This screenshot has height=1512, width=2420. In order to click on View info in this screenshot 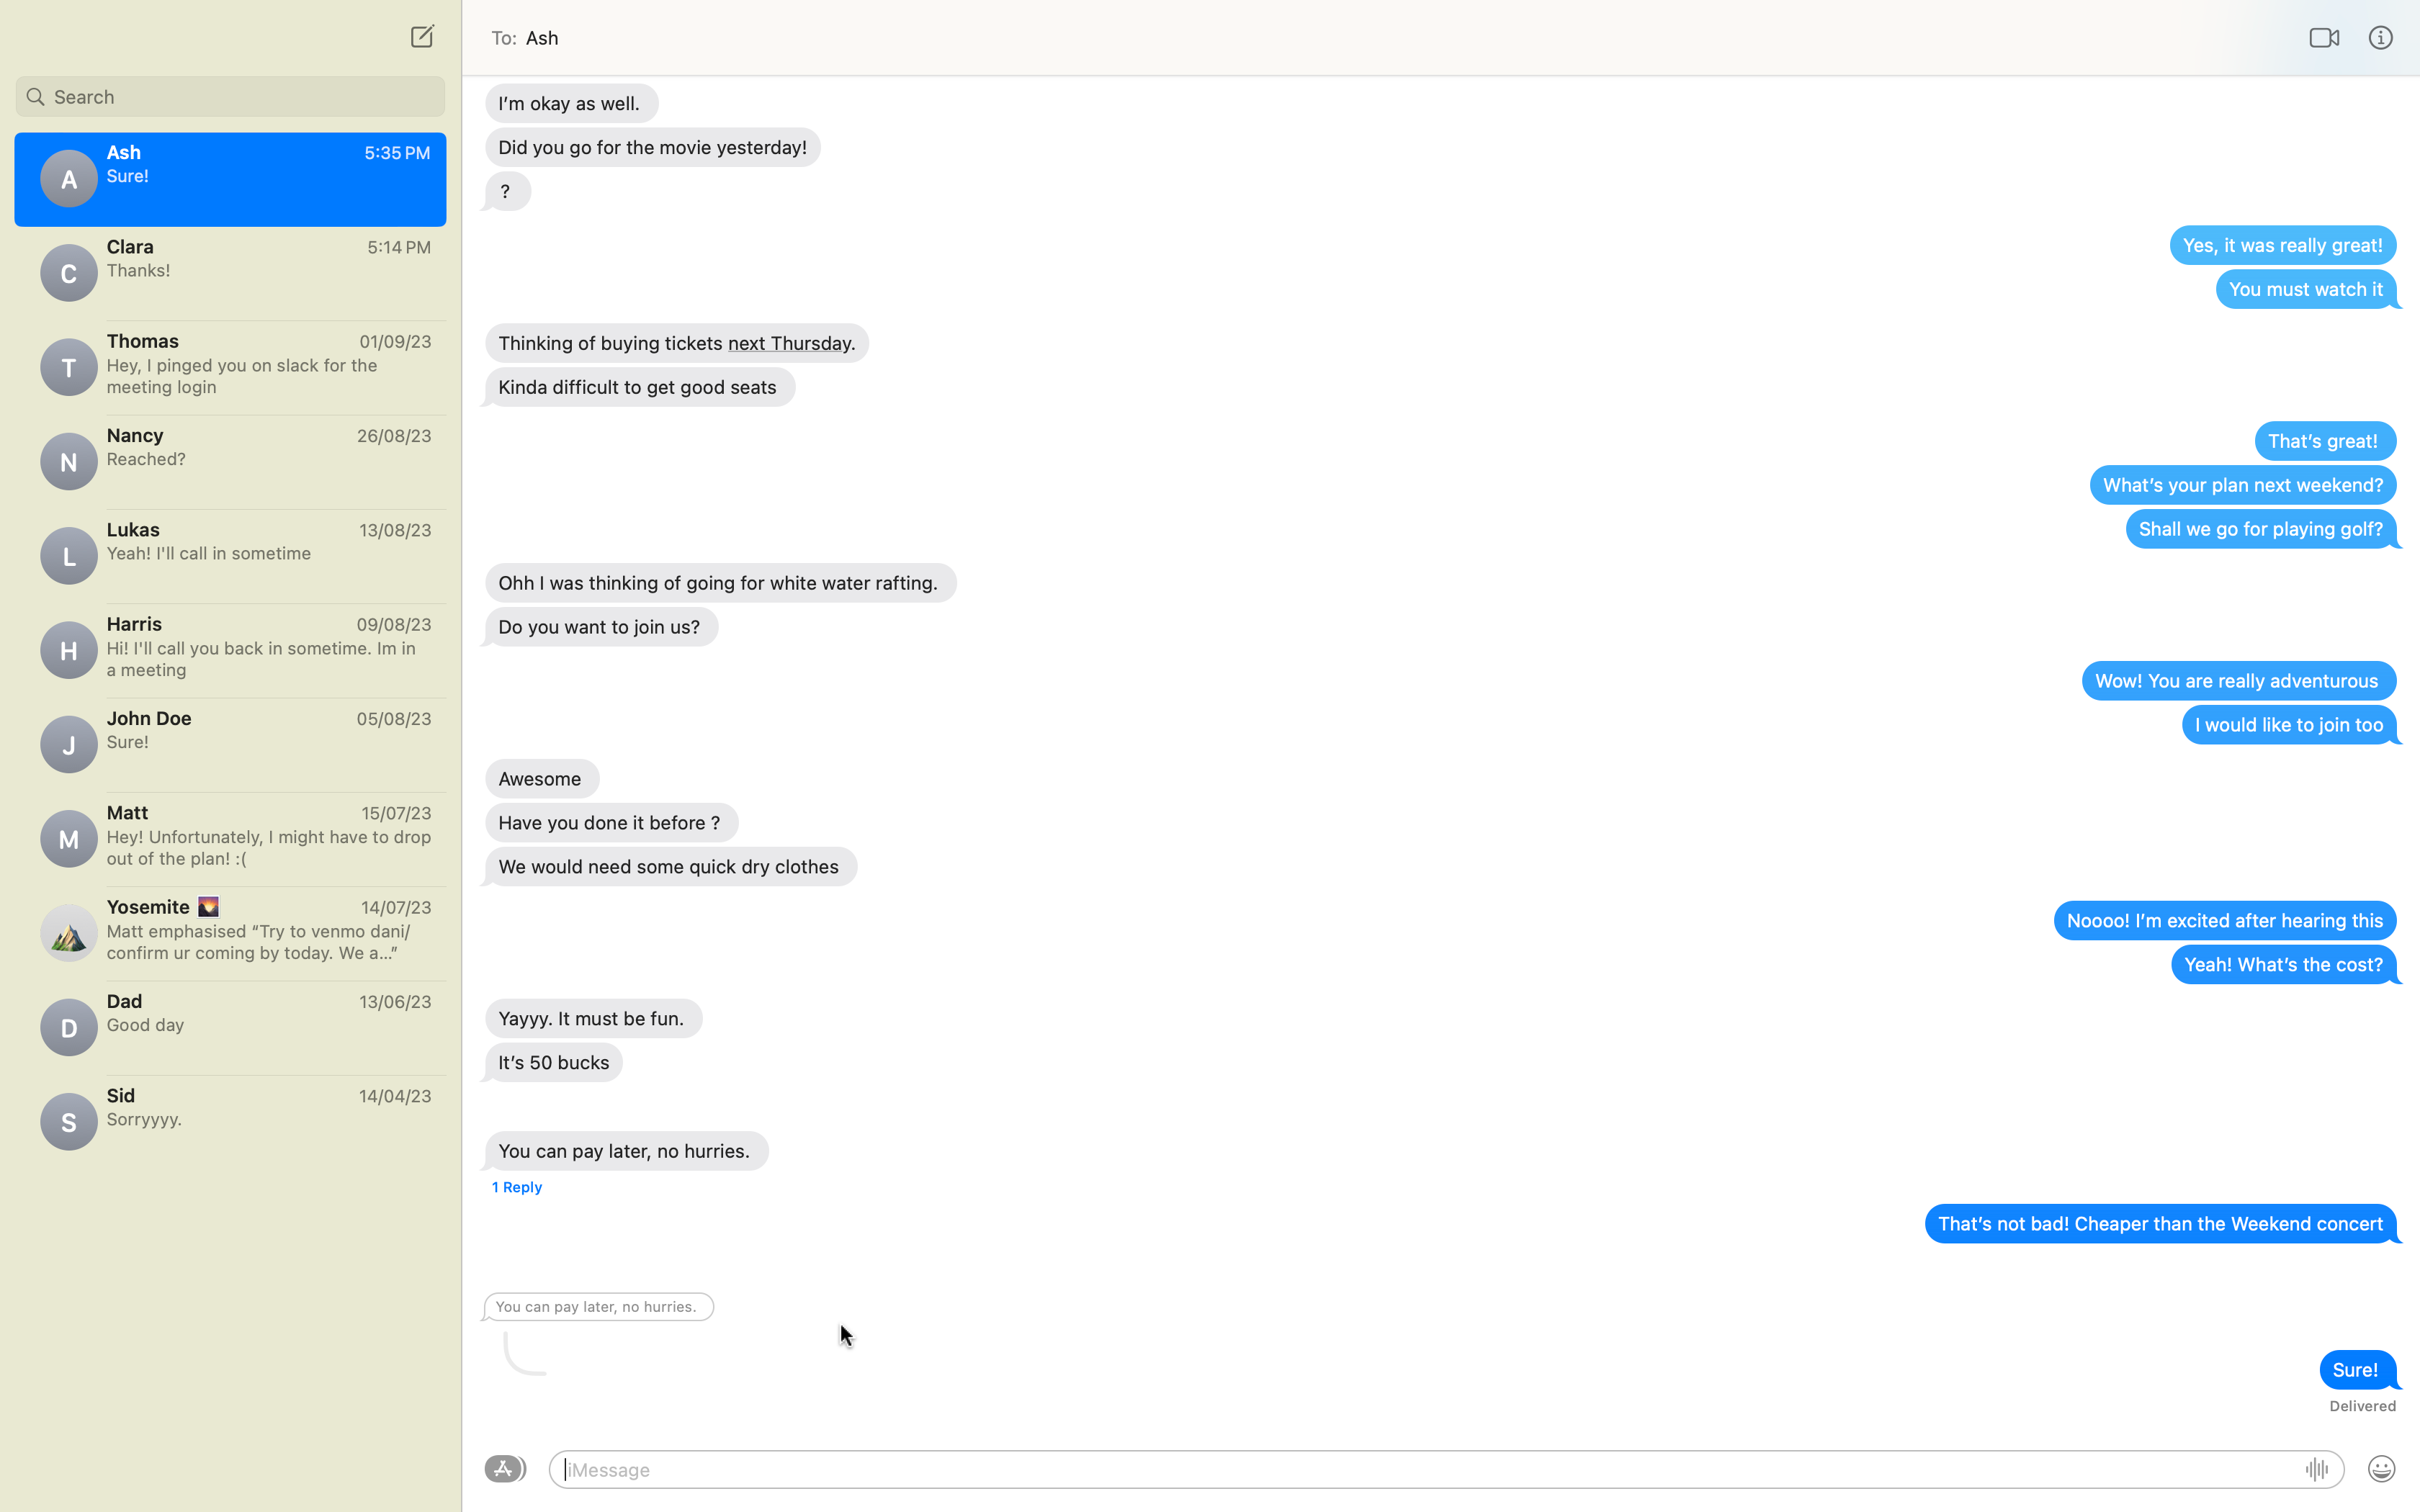, I will do `click(2381, 37)`.